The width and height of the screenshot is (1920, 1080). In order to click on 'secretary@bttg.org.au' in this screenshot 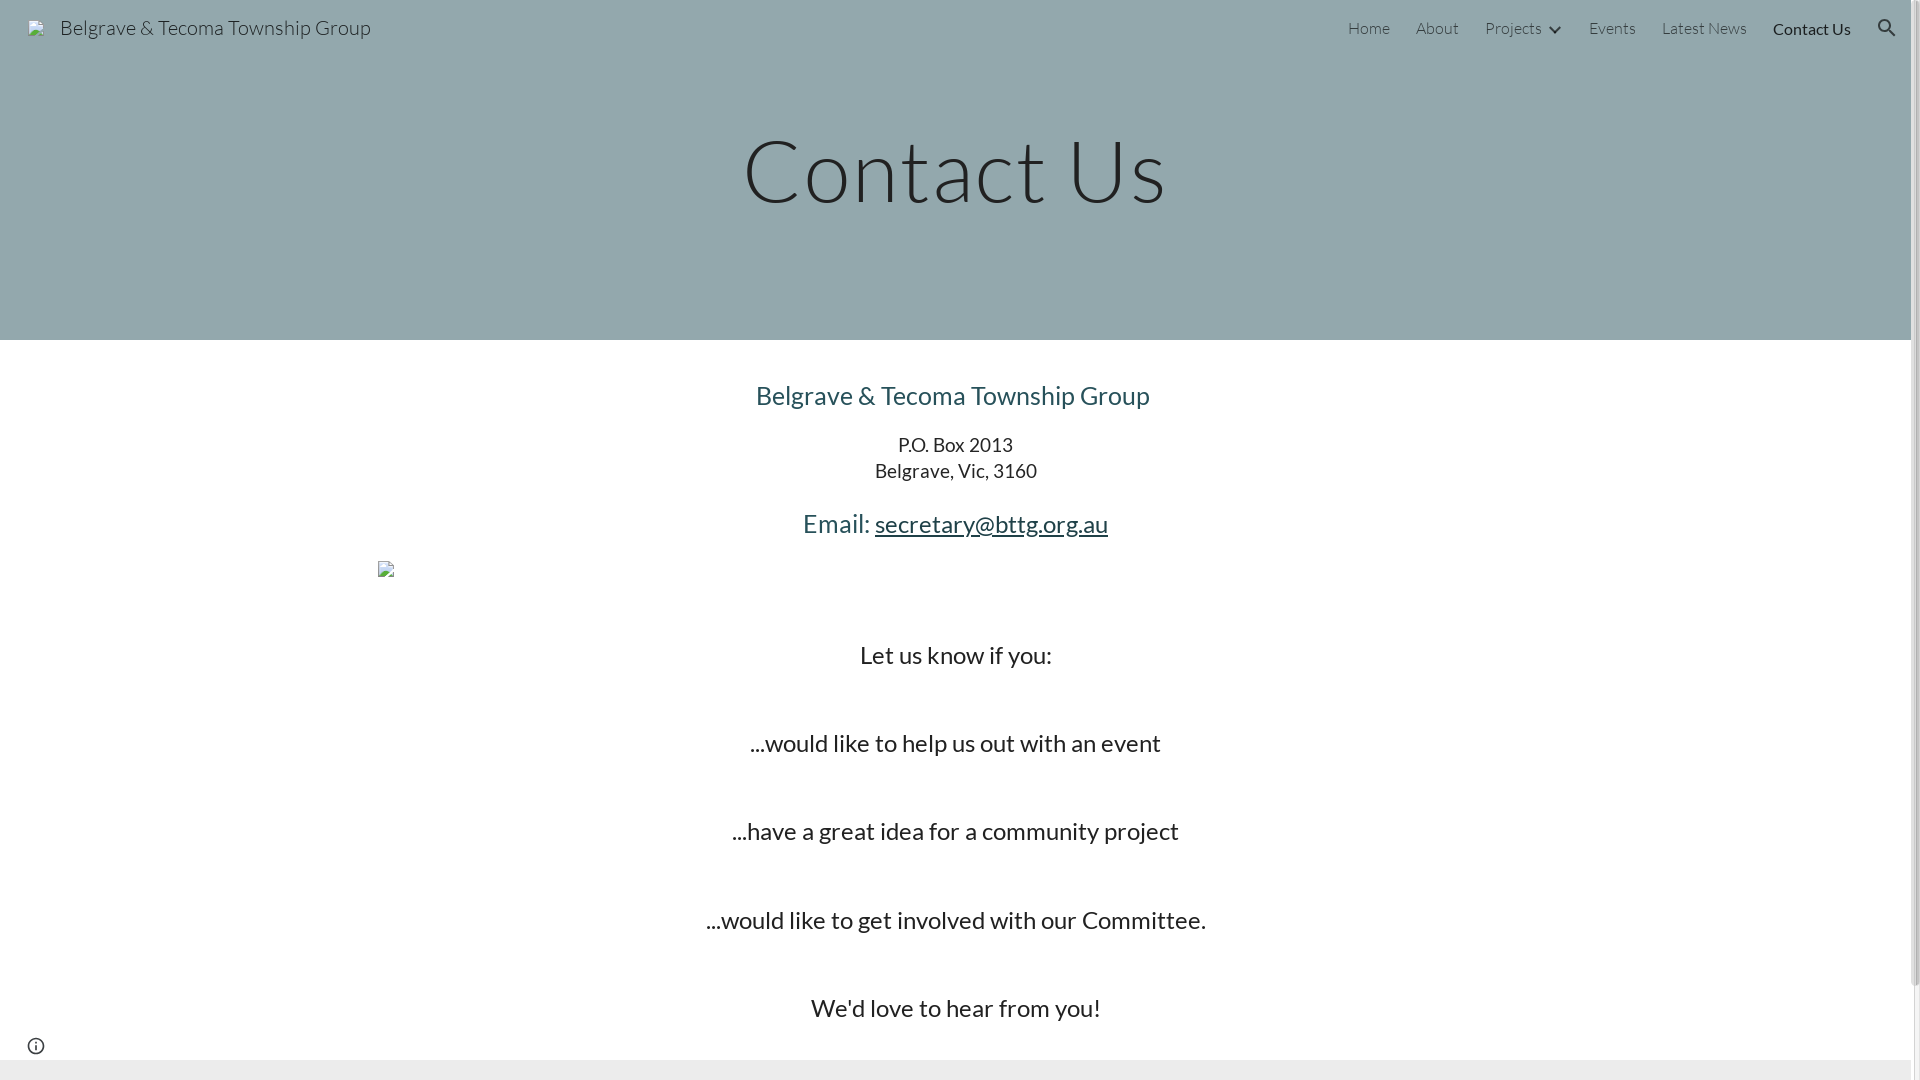, I will do `click(874, 522)`.